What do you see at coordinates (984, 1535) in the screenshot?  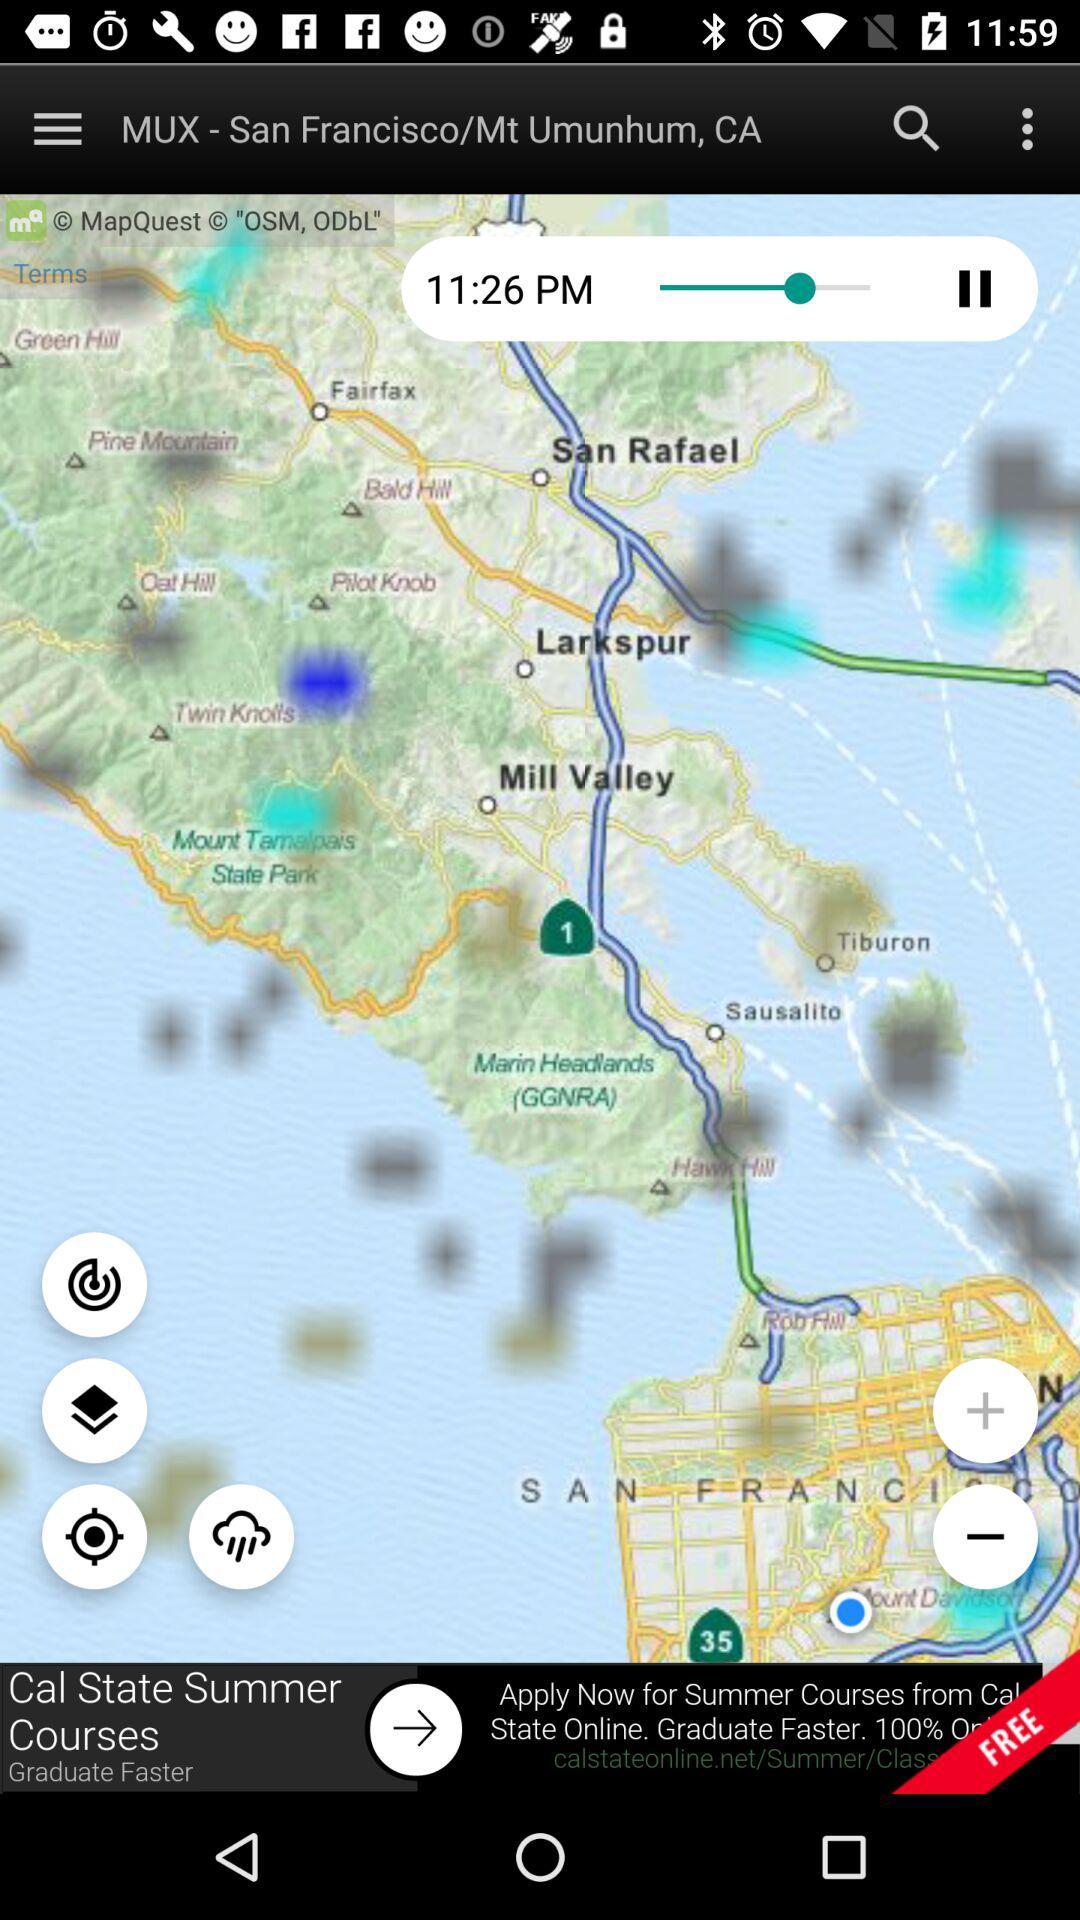 I see `zoom in` at bounding box center [984, 1535].